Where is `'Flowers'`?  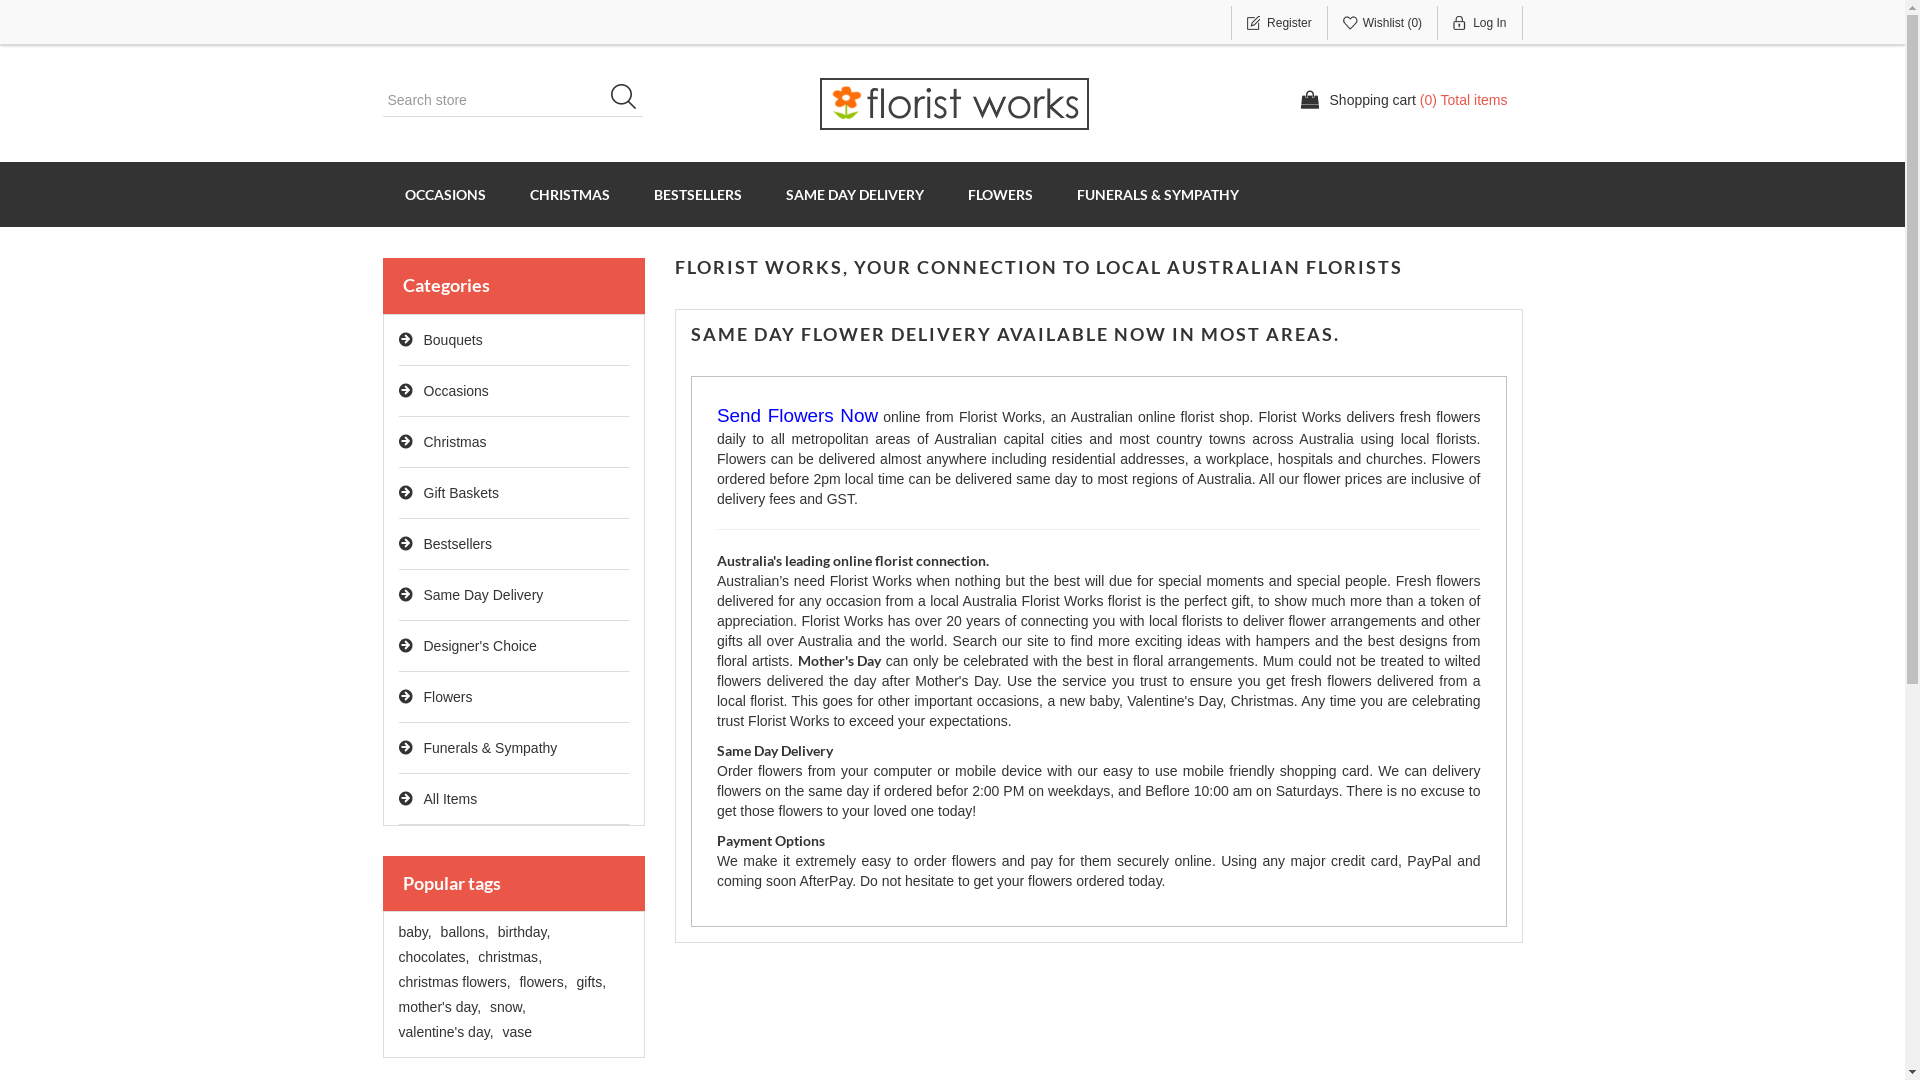 'Flowers' is located at coordinates (513, 696).